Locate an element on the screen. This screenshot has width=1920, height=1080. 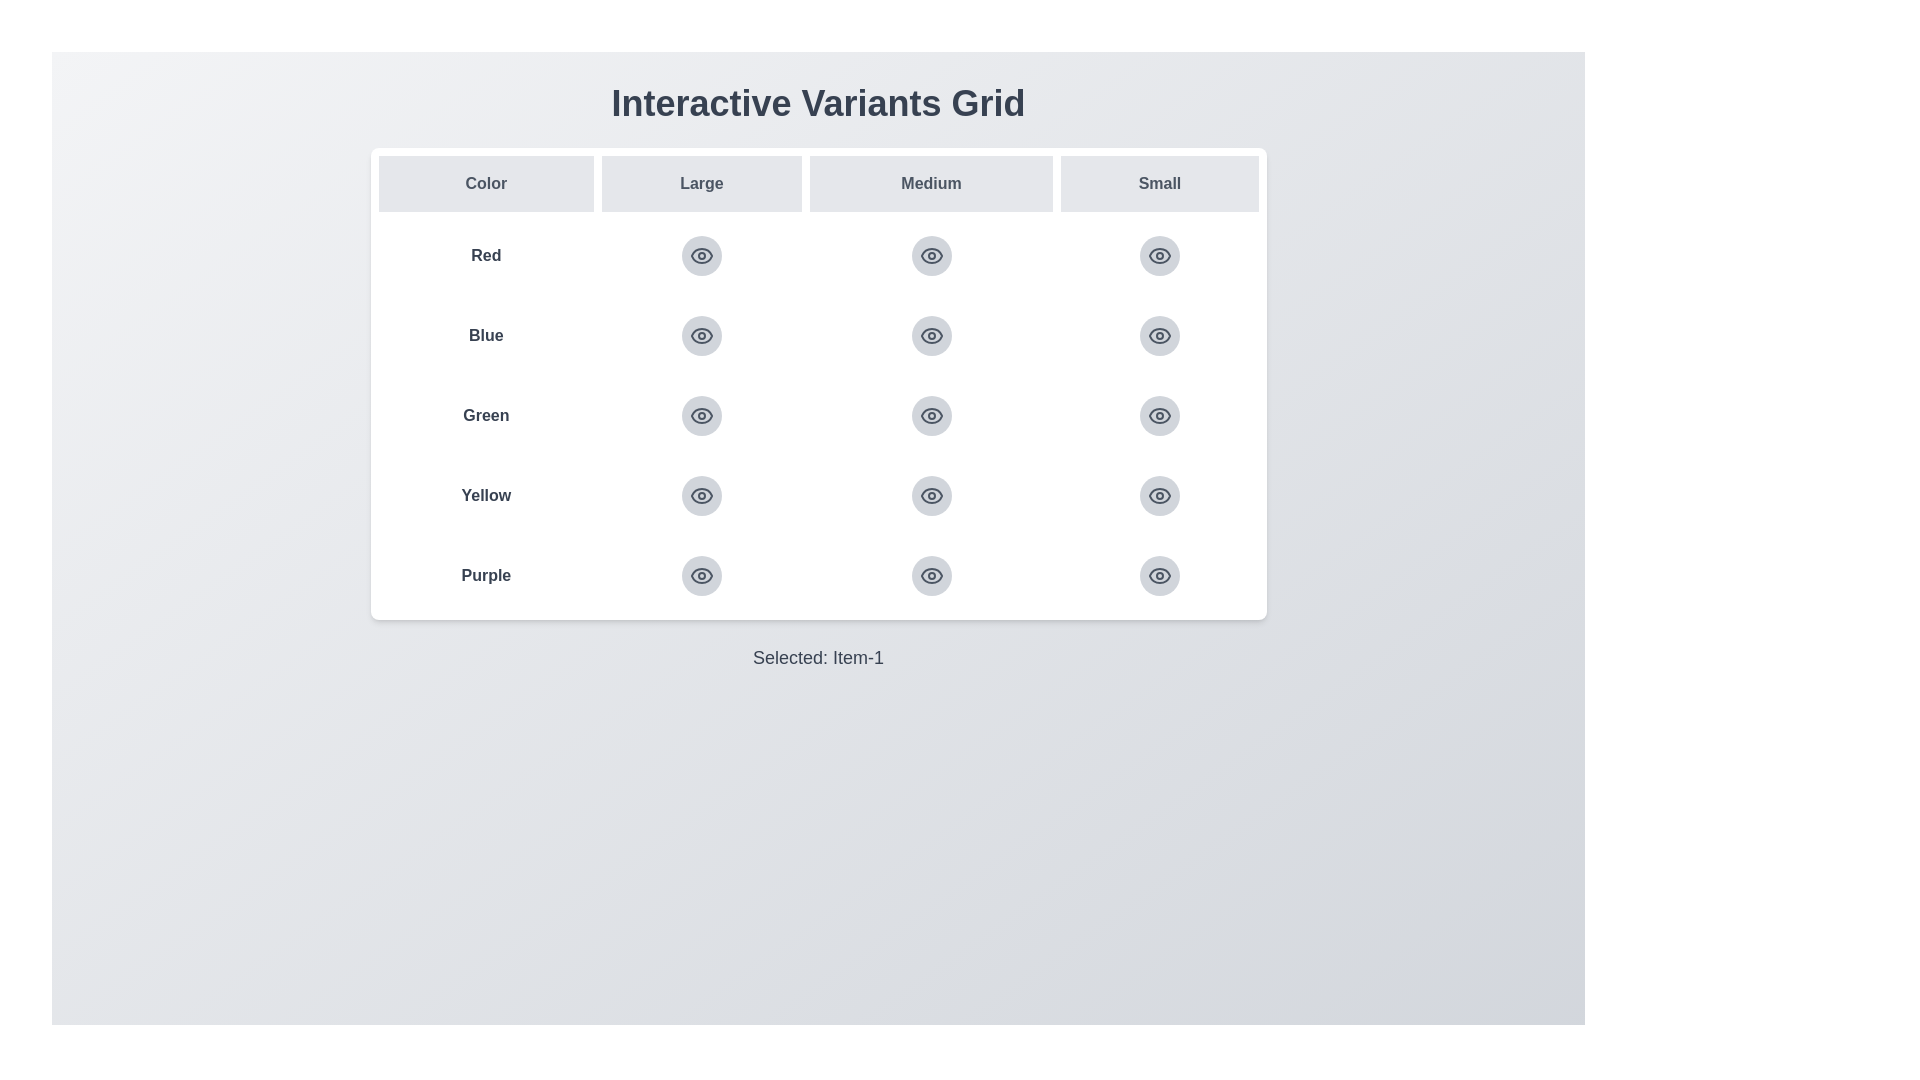
the interactive button (icon) in the first cell of the 'Purple' row is located at coordinates (701, 575).